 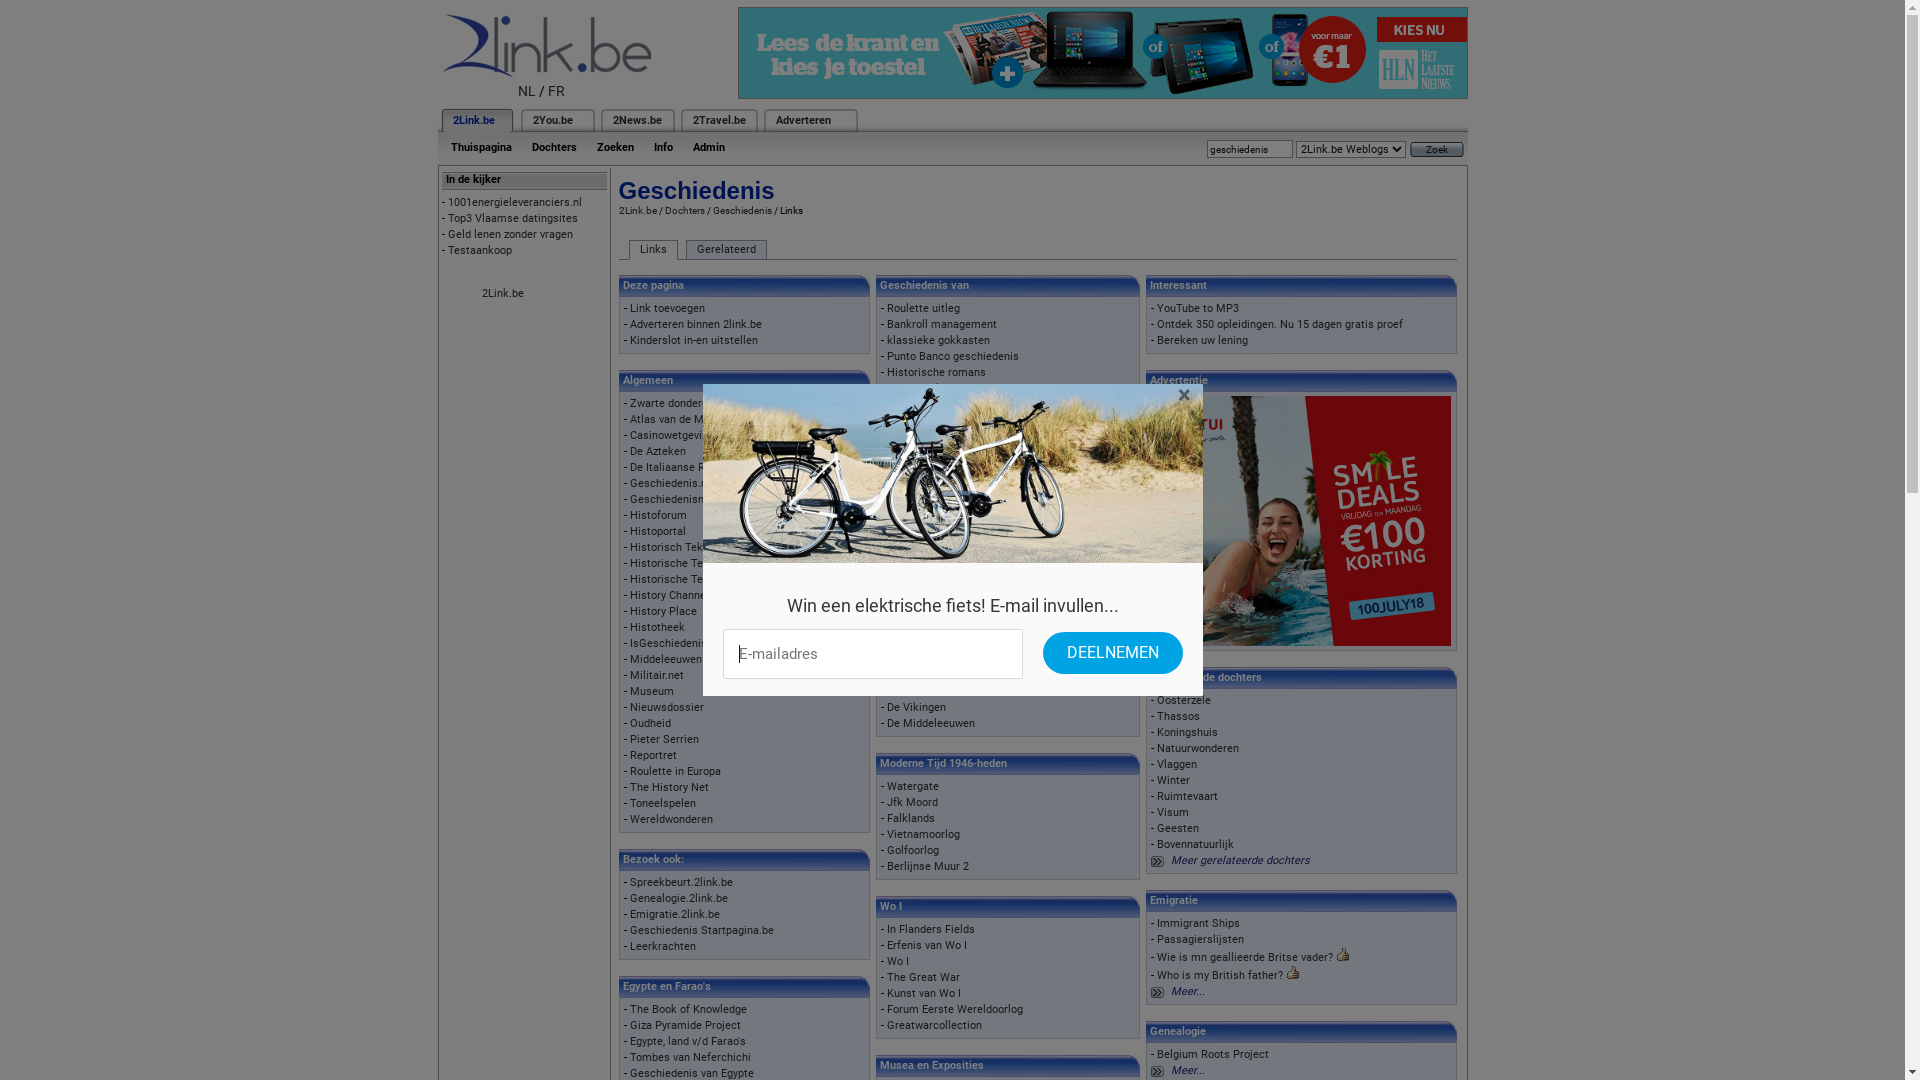 I want to click on 'Visum', so click(x=1156, y=812).